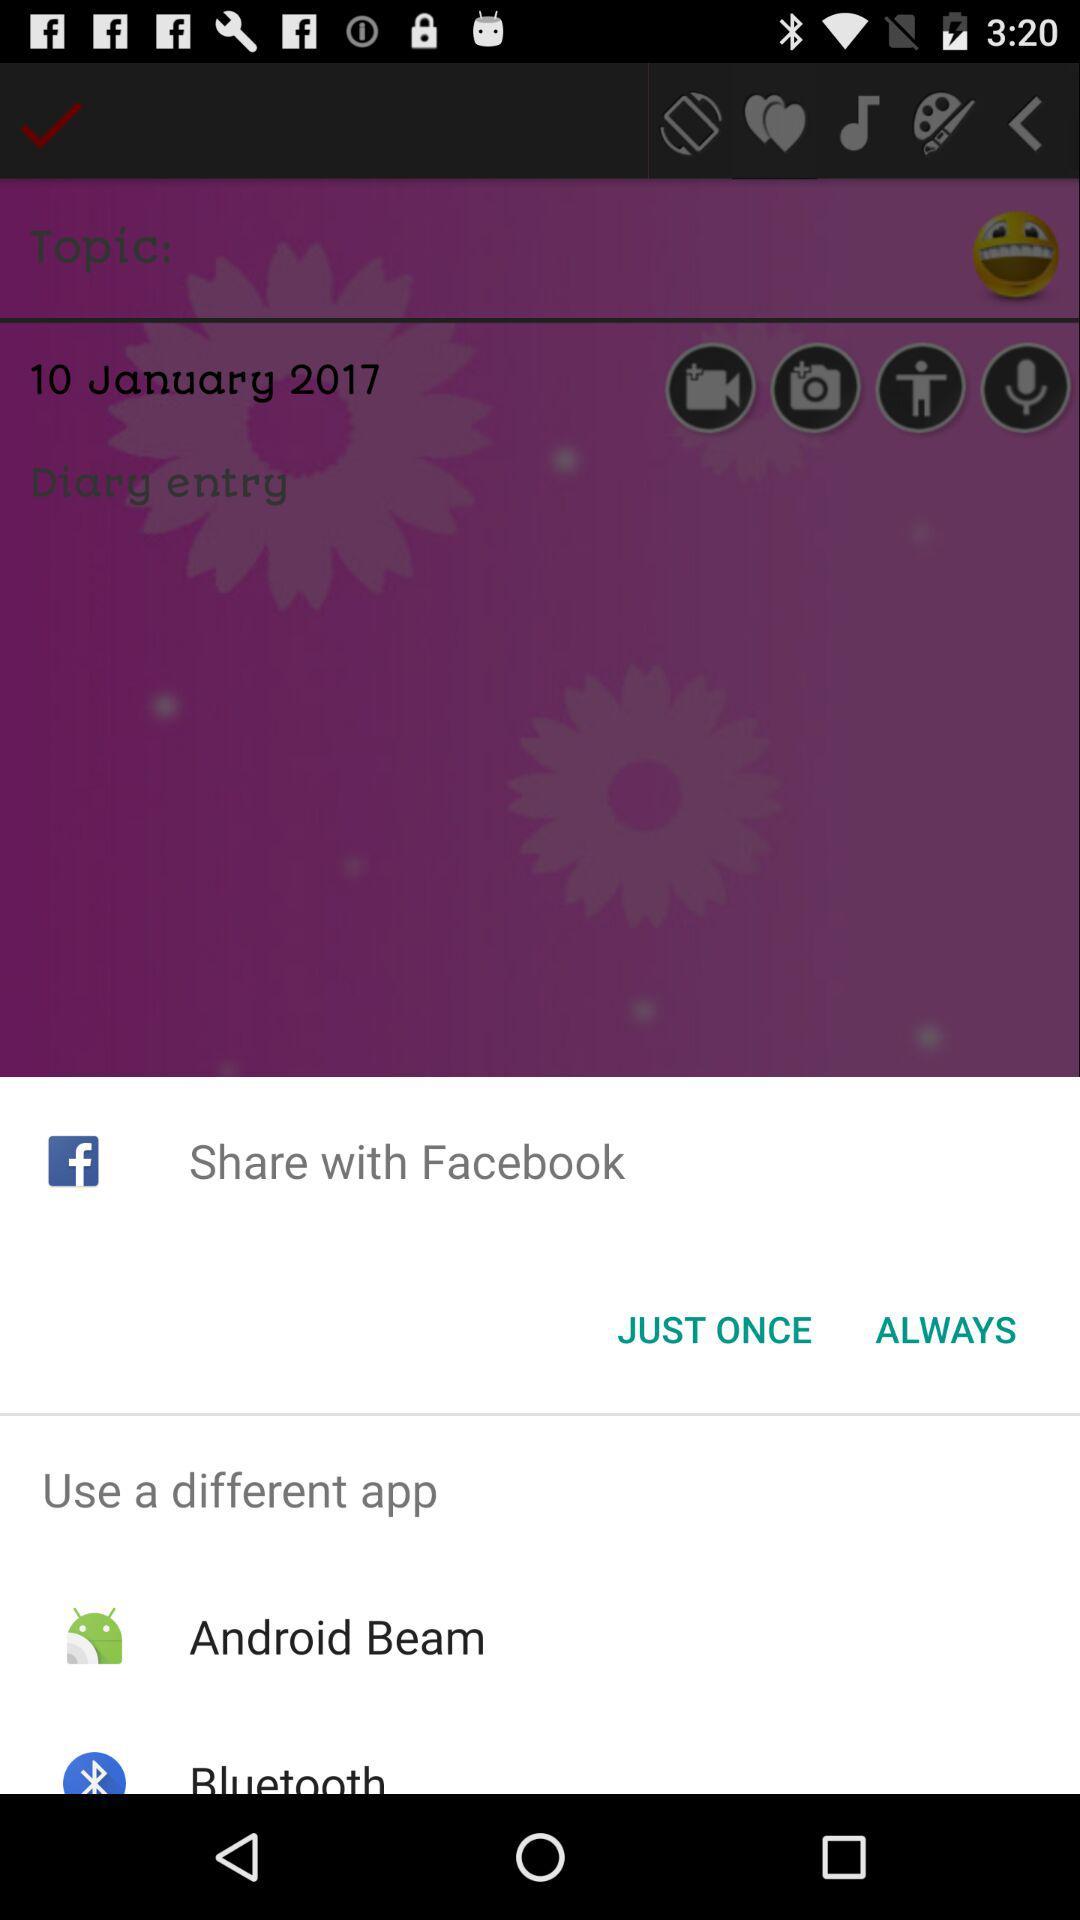  I want to click on the button to the right of just once button, so click(945, 1329).